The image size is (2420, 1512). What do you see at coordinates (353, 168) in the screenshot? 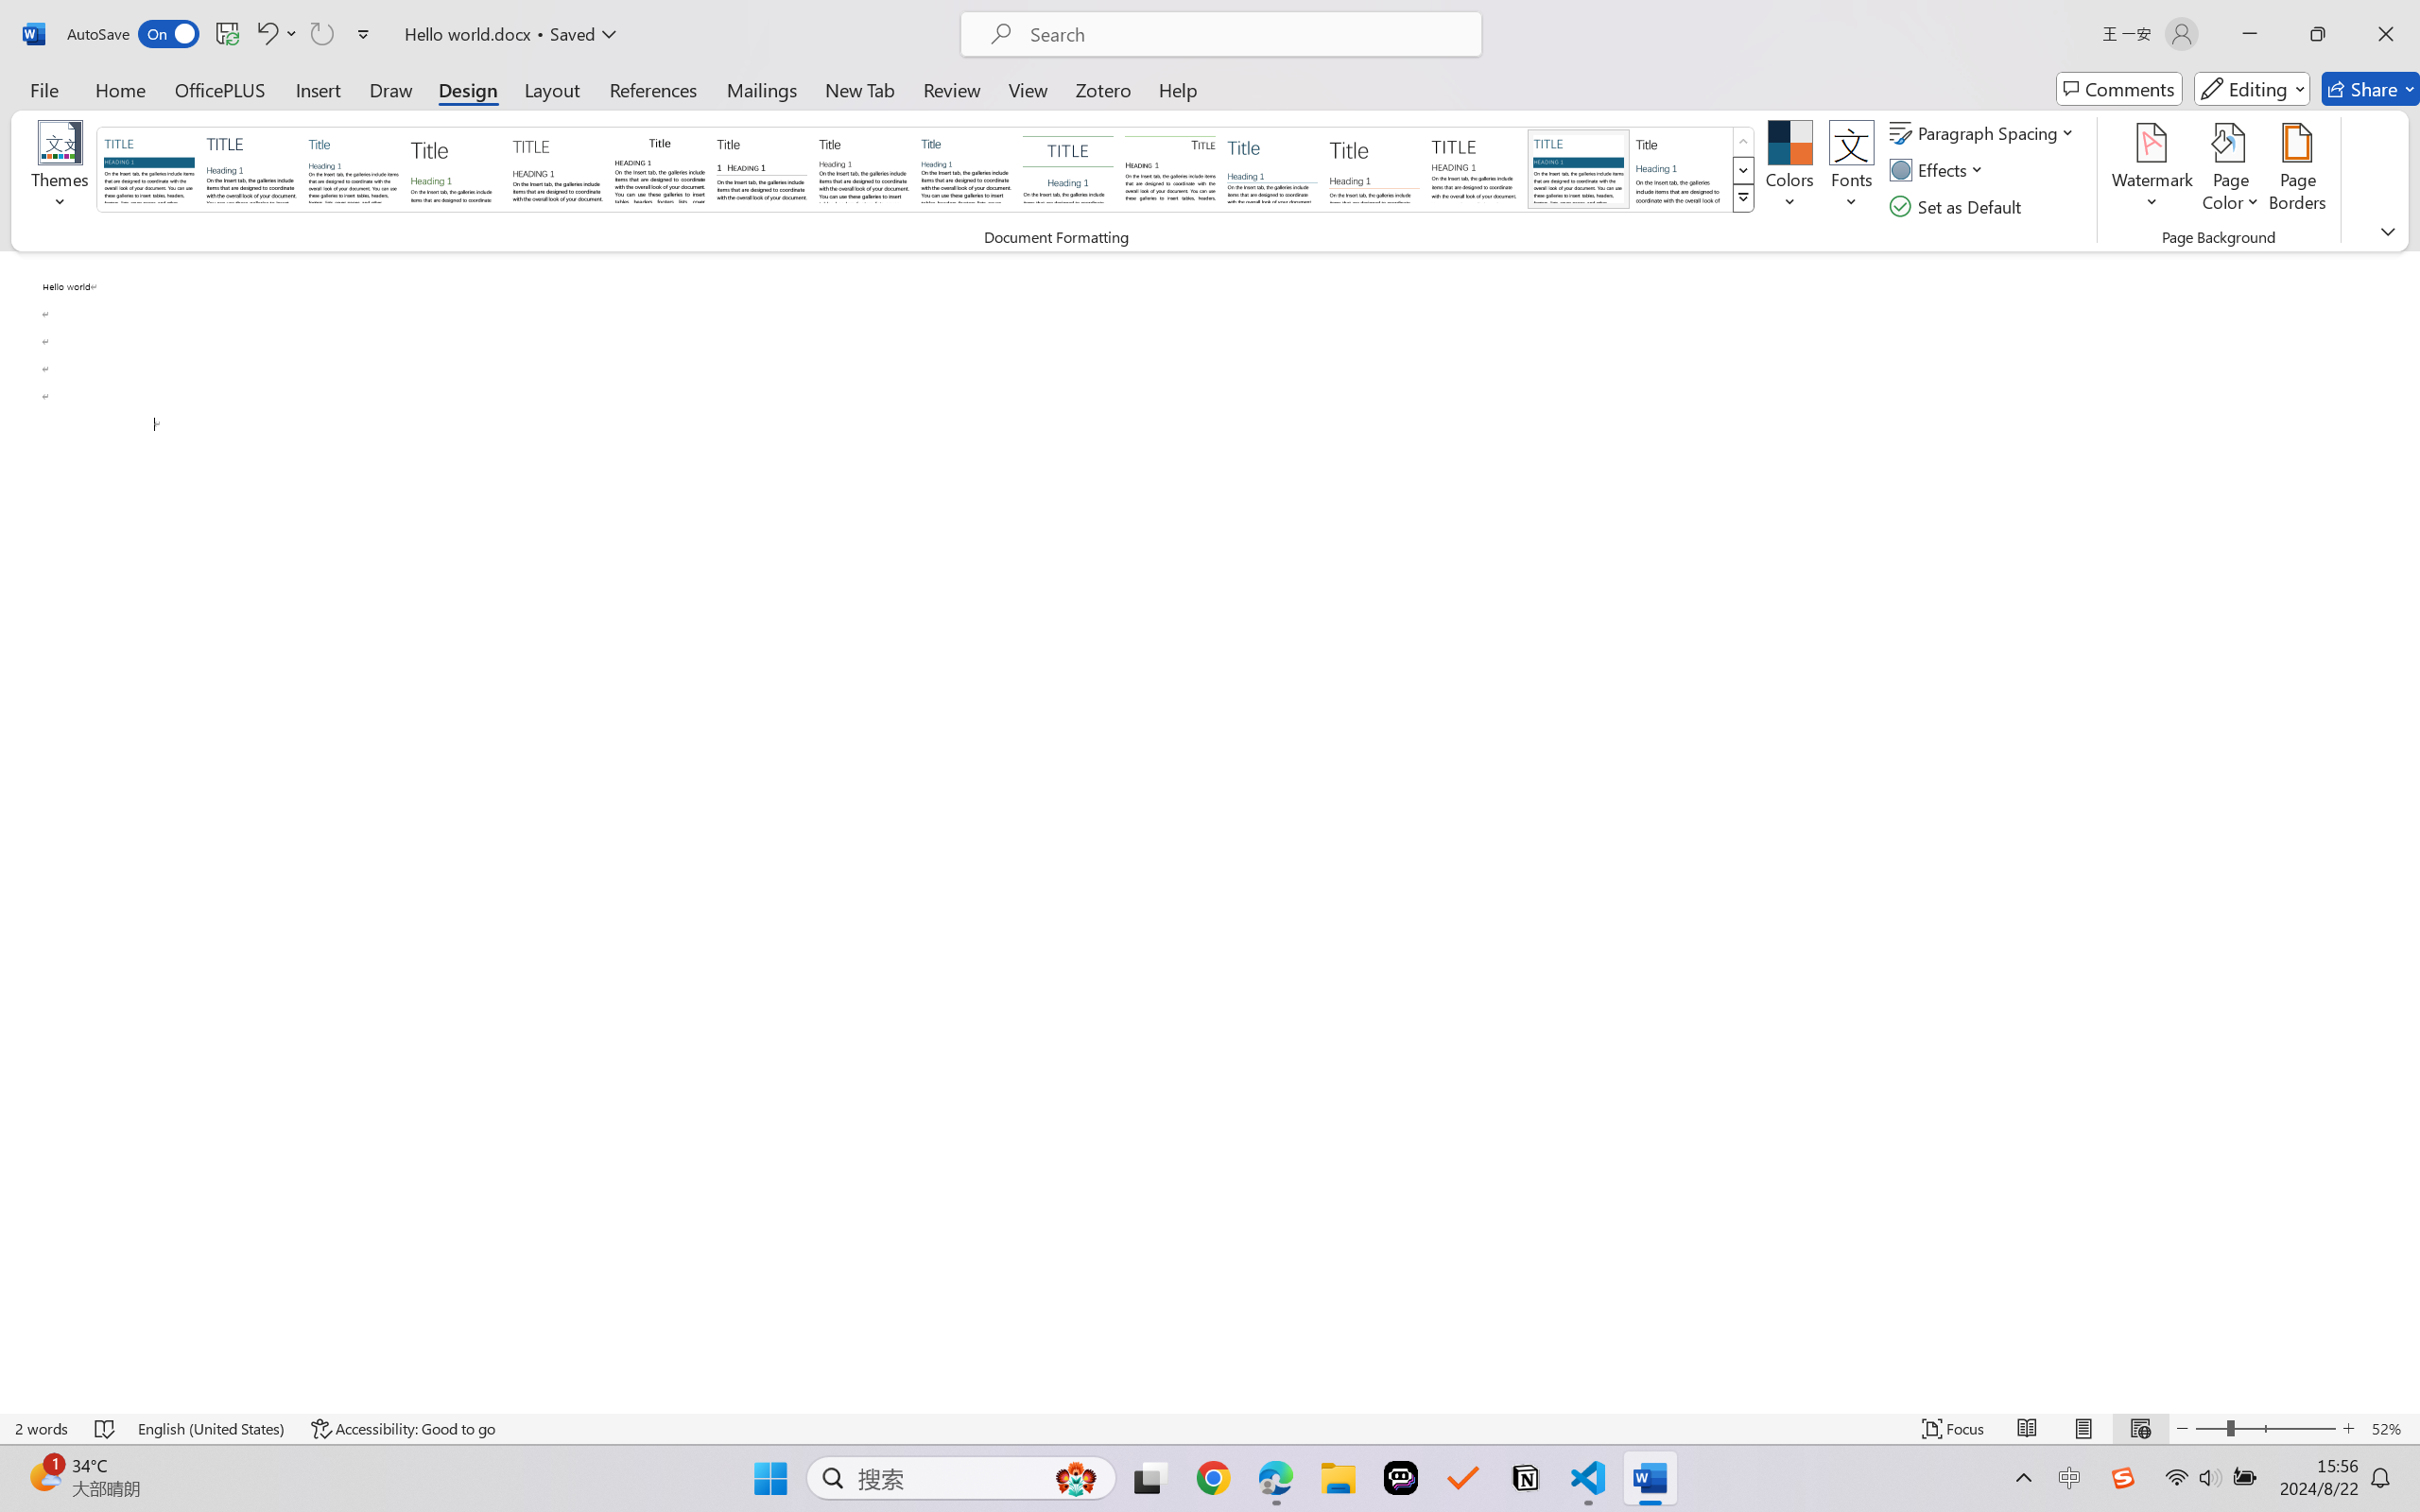
I see `'Basic (Simple)'` at bounding box center [353, 168].